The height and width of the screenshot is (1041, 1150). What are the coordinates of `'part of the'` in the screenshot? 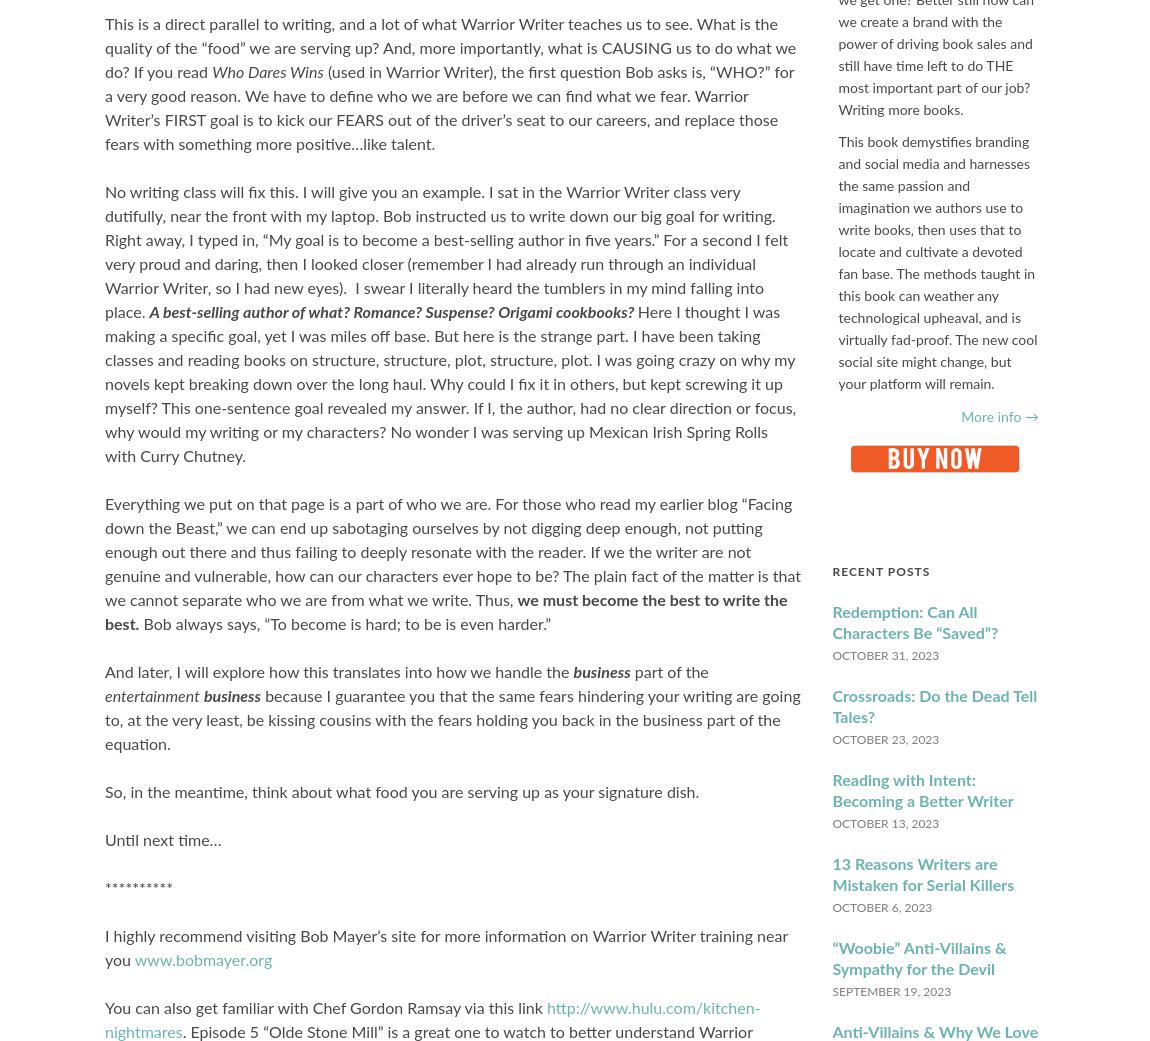 It's located at (667, 672).